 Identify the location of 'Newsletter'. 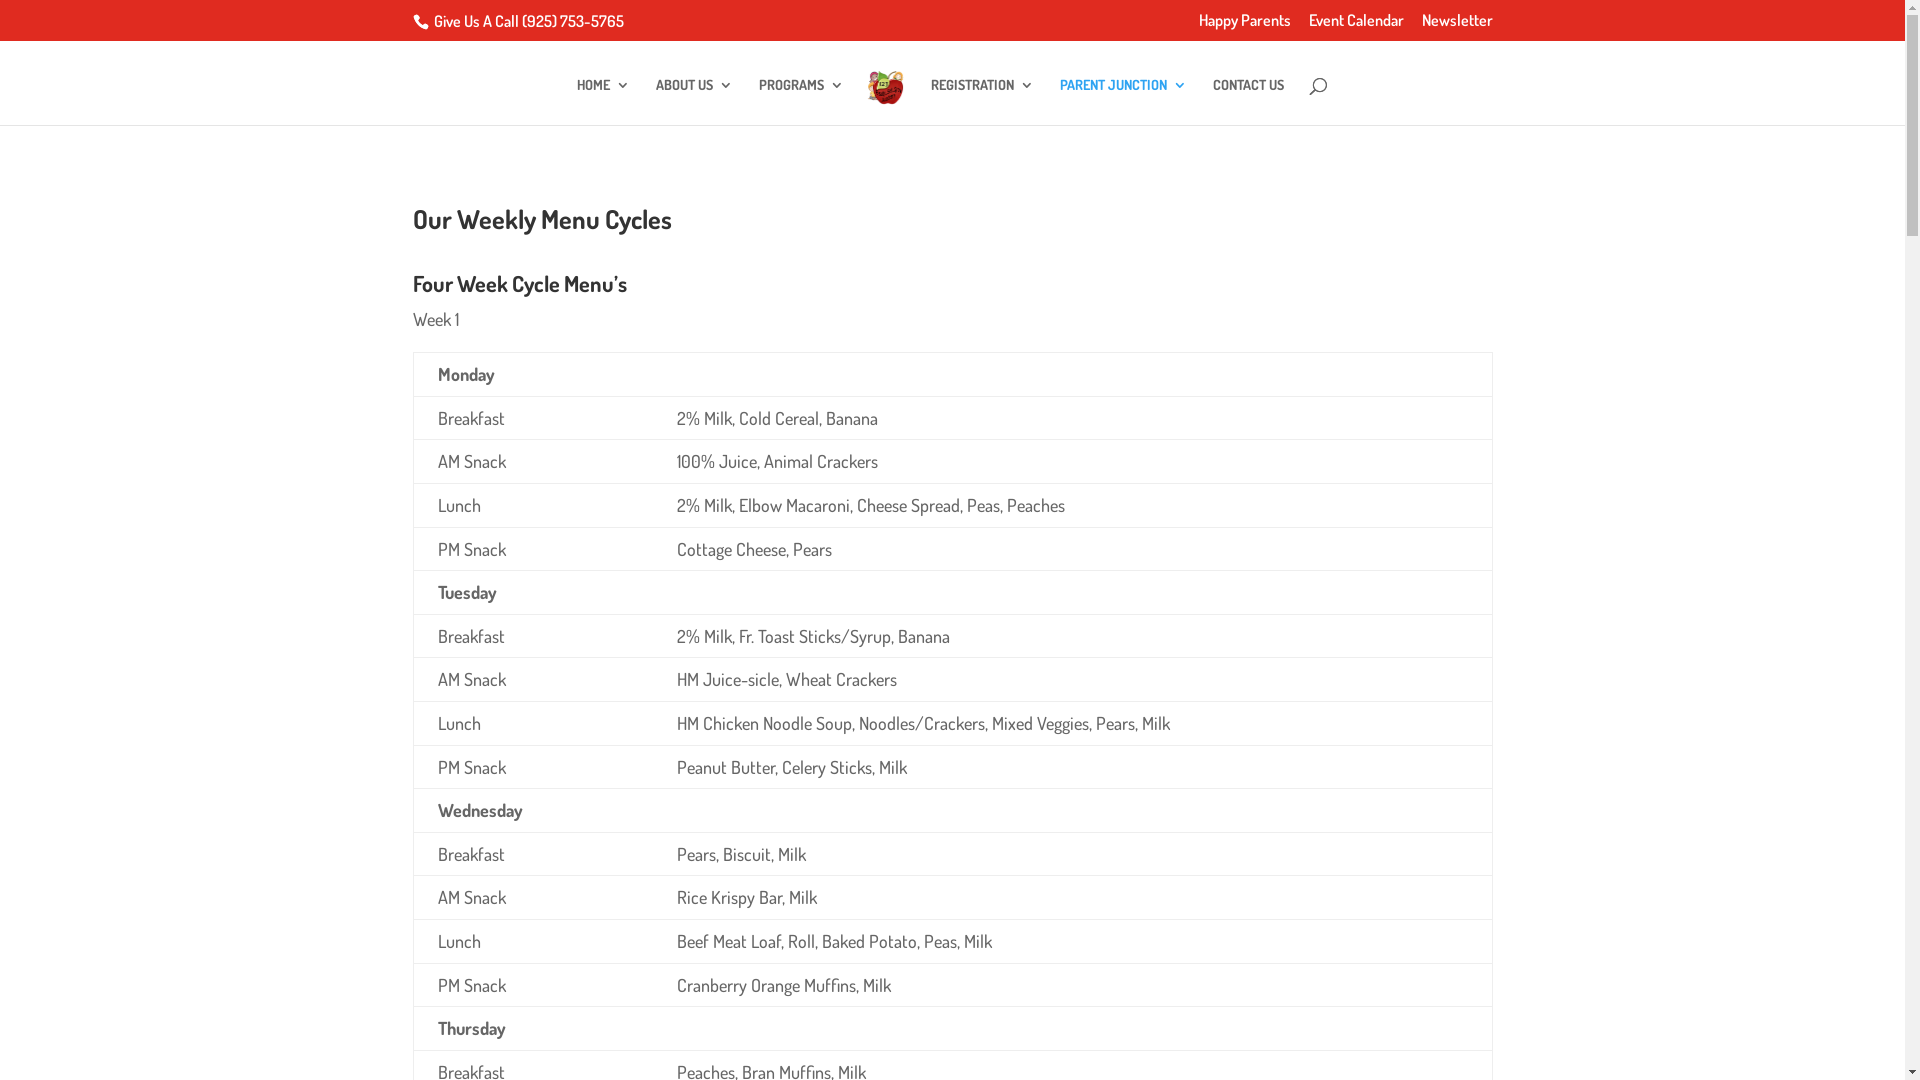
(1457, 26).